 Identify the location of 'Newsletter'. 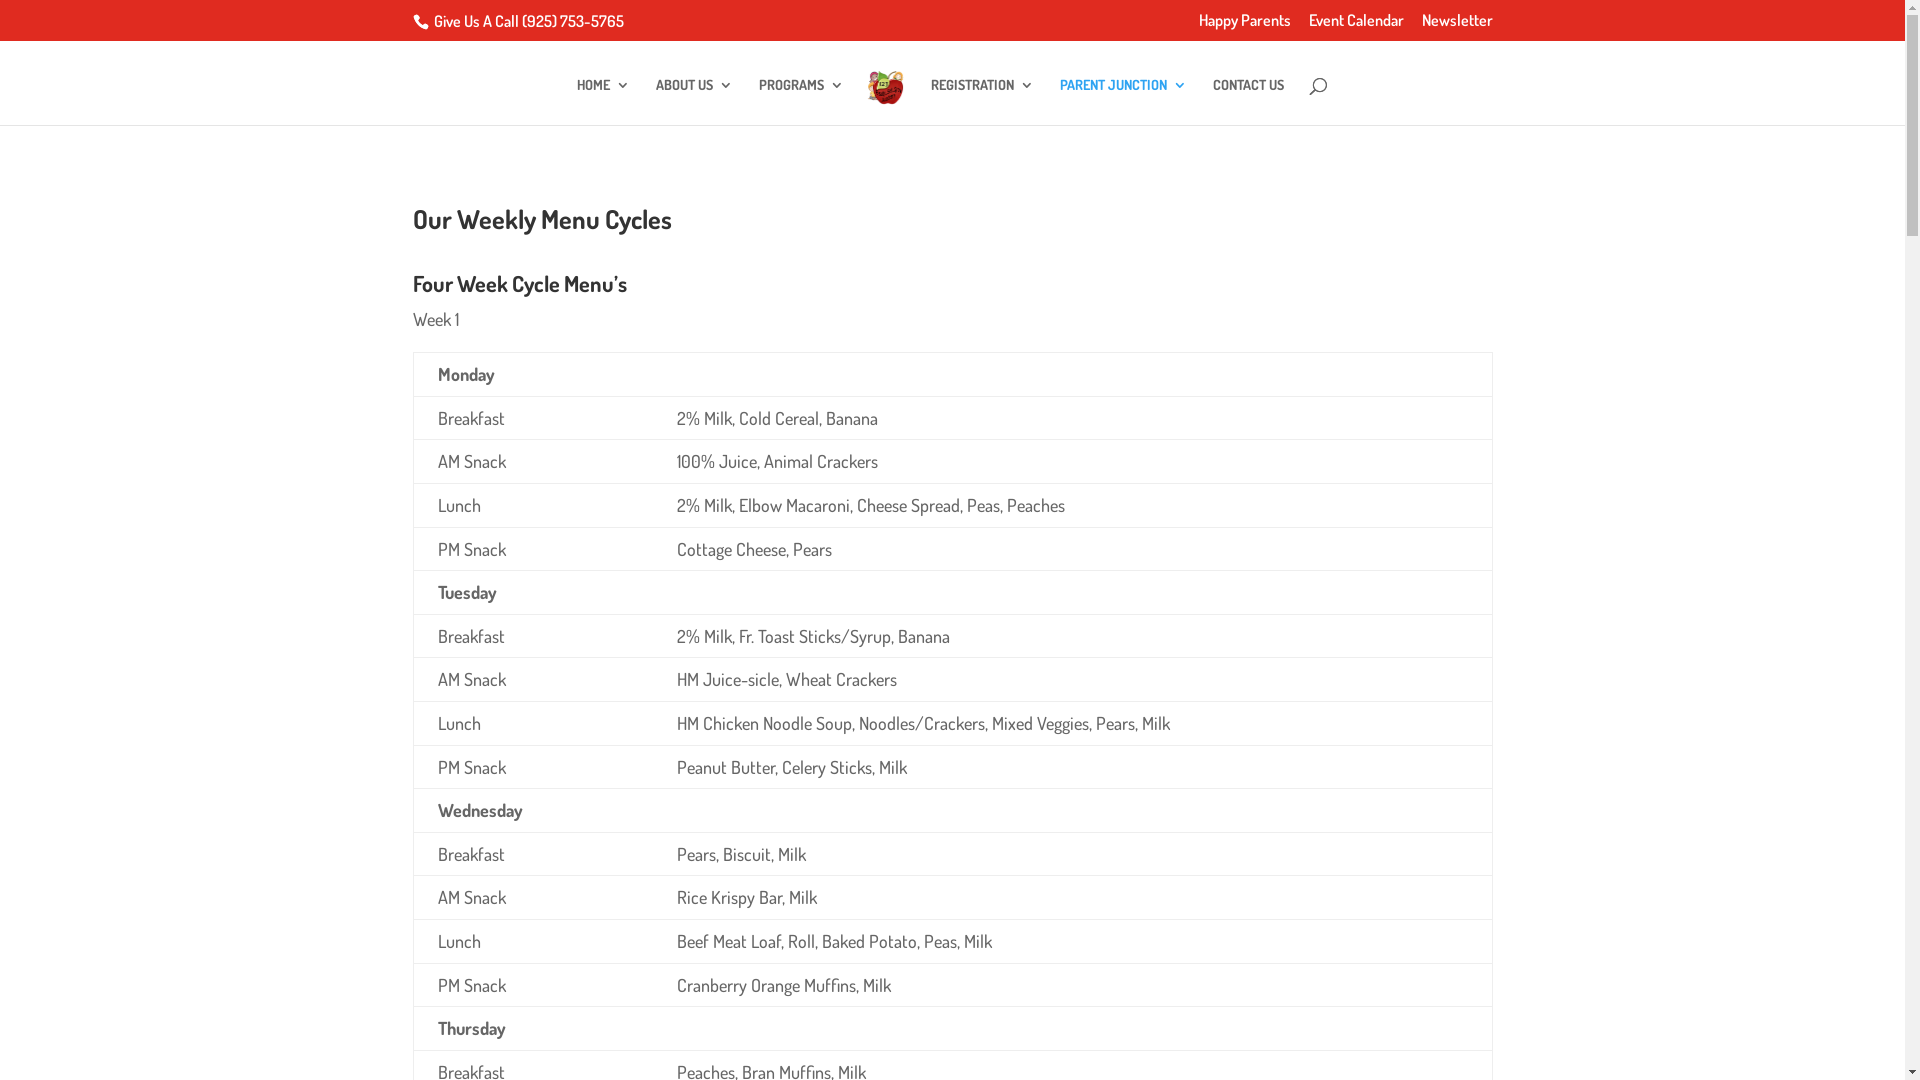
(1457, 26).